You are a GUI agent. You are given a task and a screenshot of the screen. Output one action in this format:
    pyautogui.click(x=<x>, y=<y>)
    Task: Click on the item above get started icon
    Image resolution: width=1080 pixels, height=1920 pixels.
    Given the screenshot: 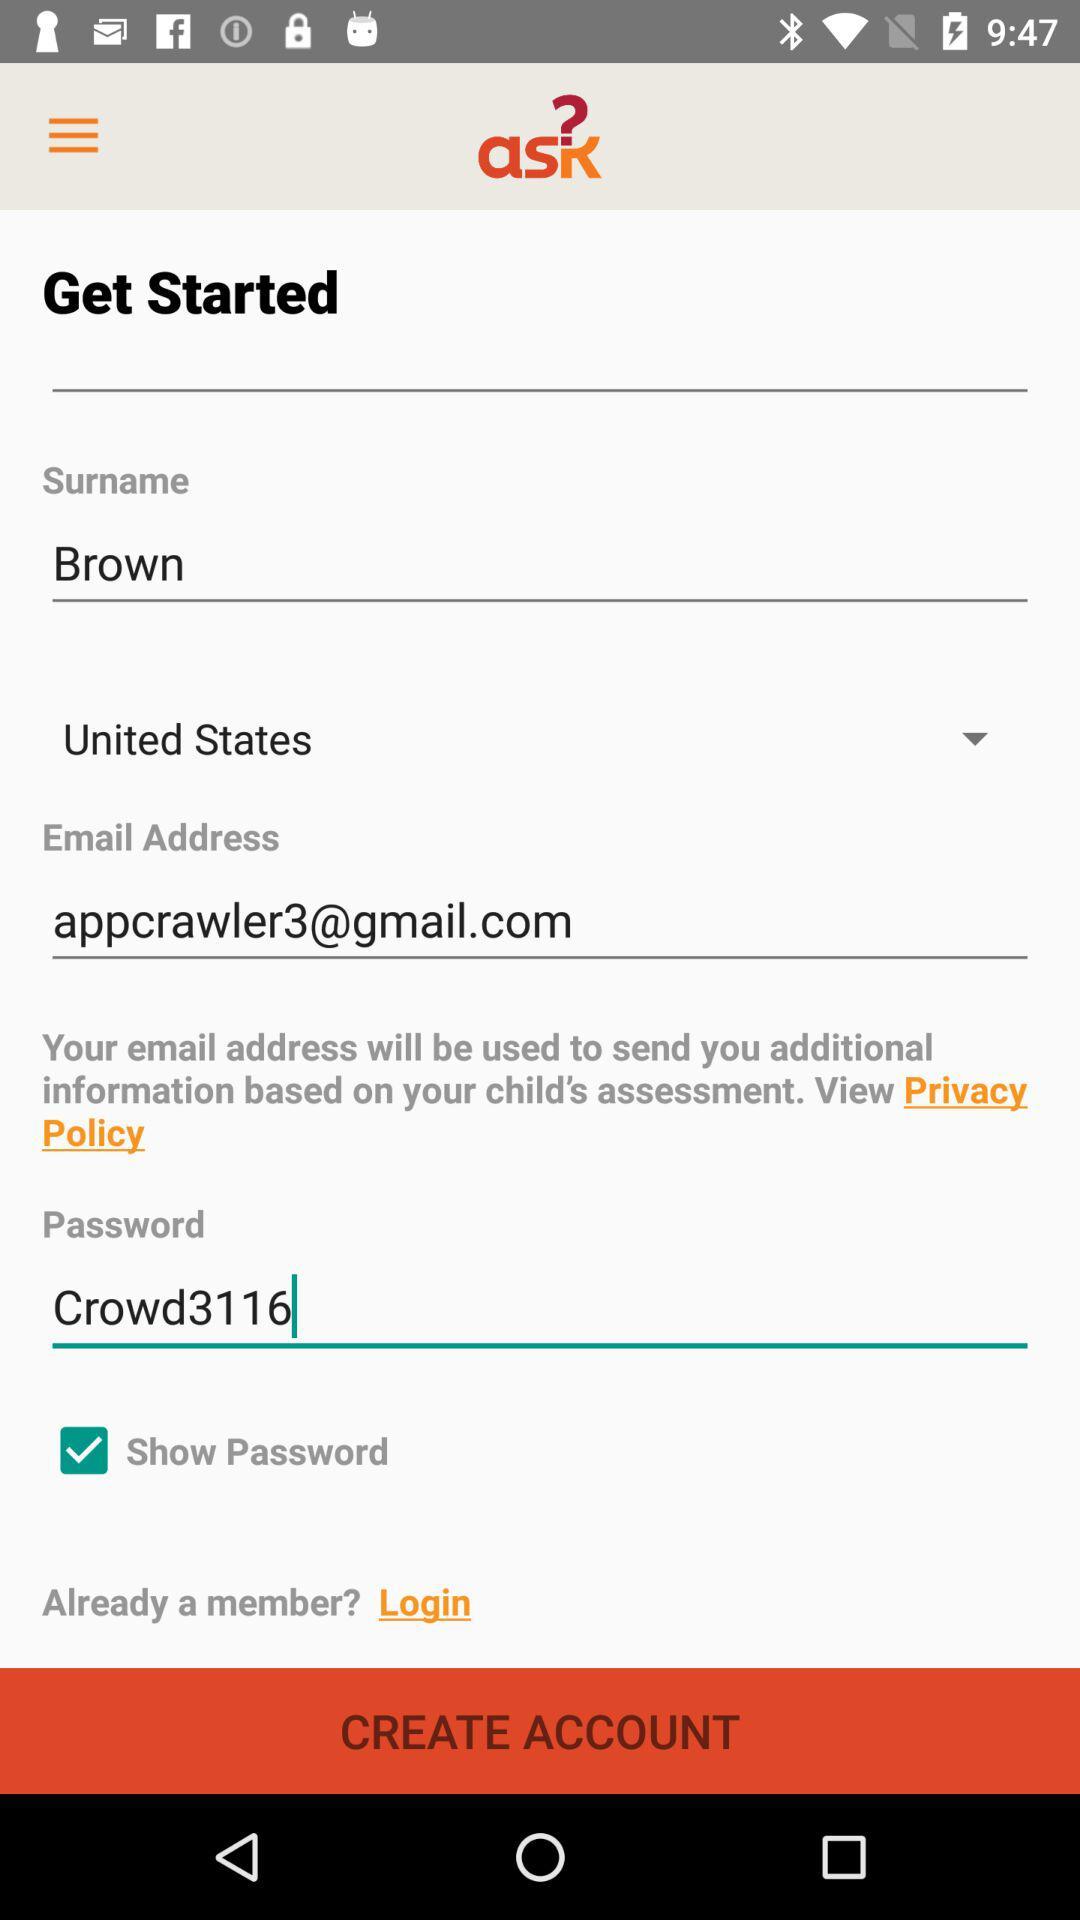 What is the action you would take?
    pyautogui.click(x=72, y=135)
    